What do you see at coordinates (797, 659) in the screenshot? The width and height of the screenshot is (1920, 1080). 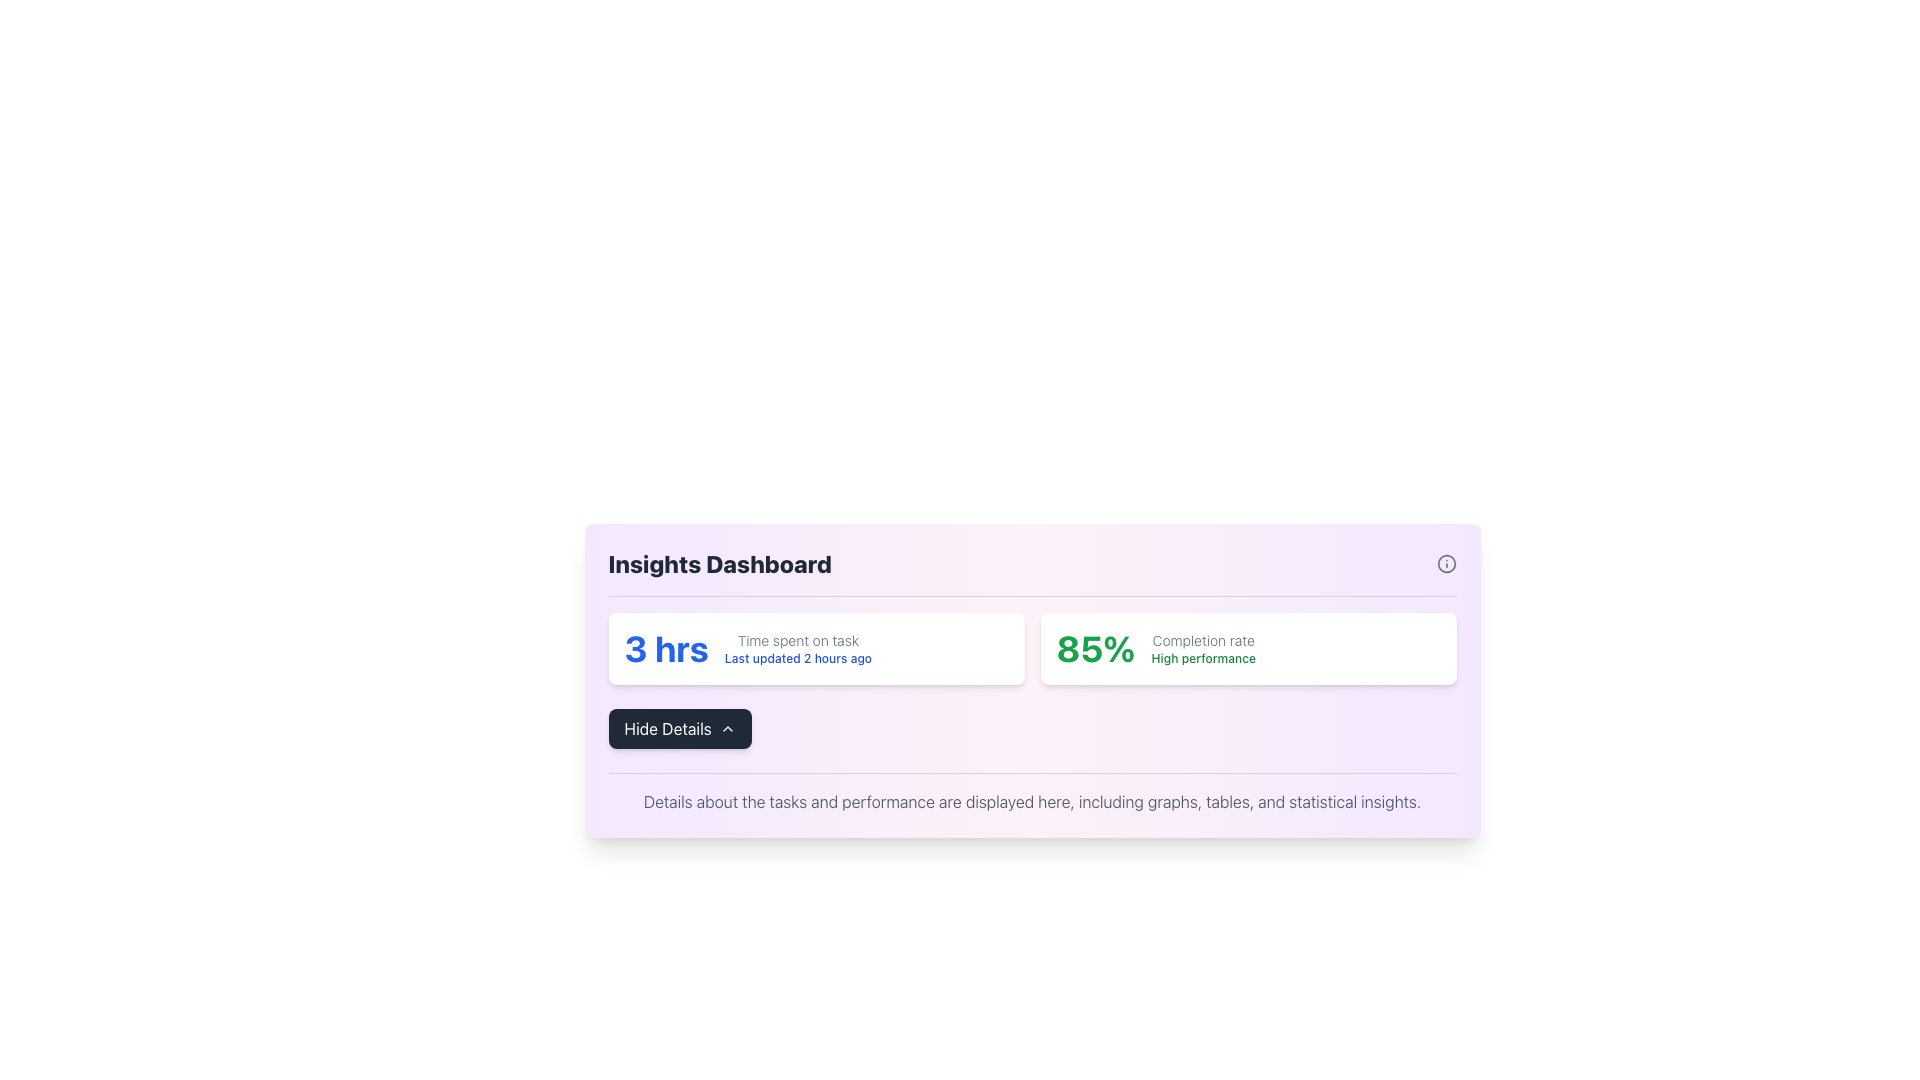 I see `the small text label that reads 'Last updated 2 hours ago', which is styled in blue and positioned below 'Time spent on task'` at bounding box center [797, 659].